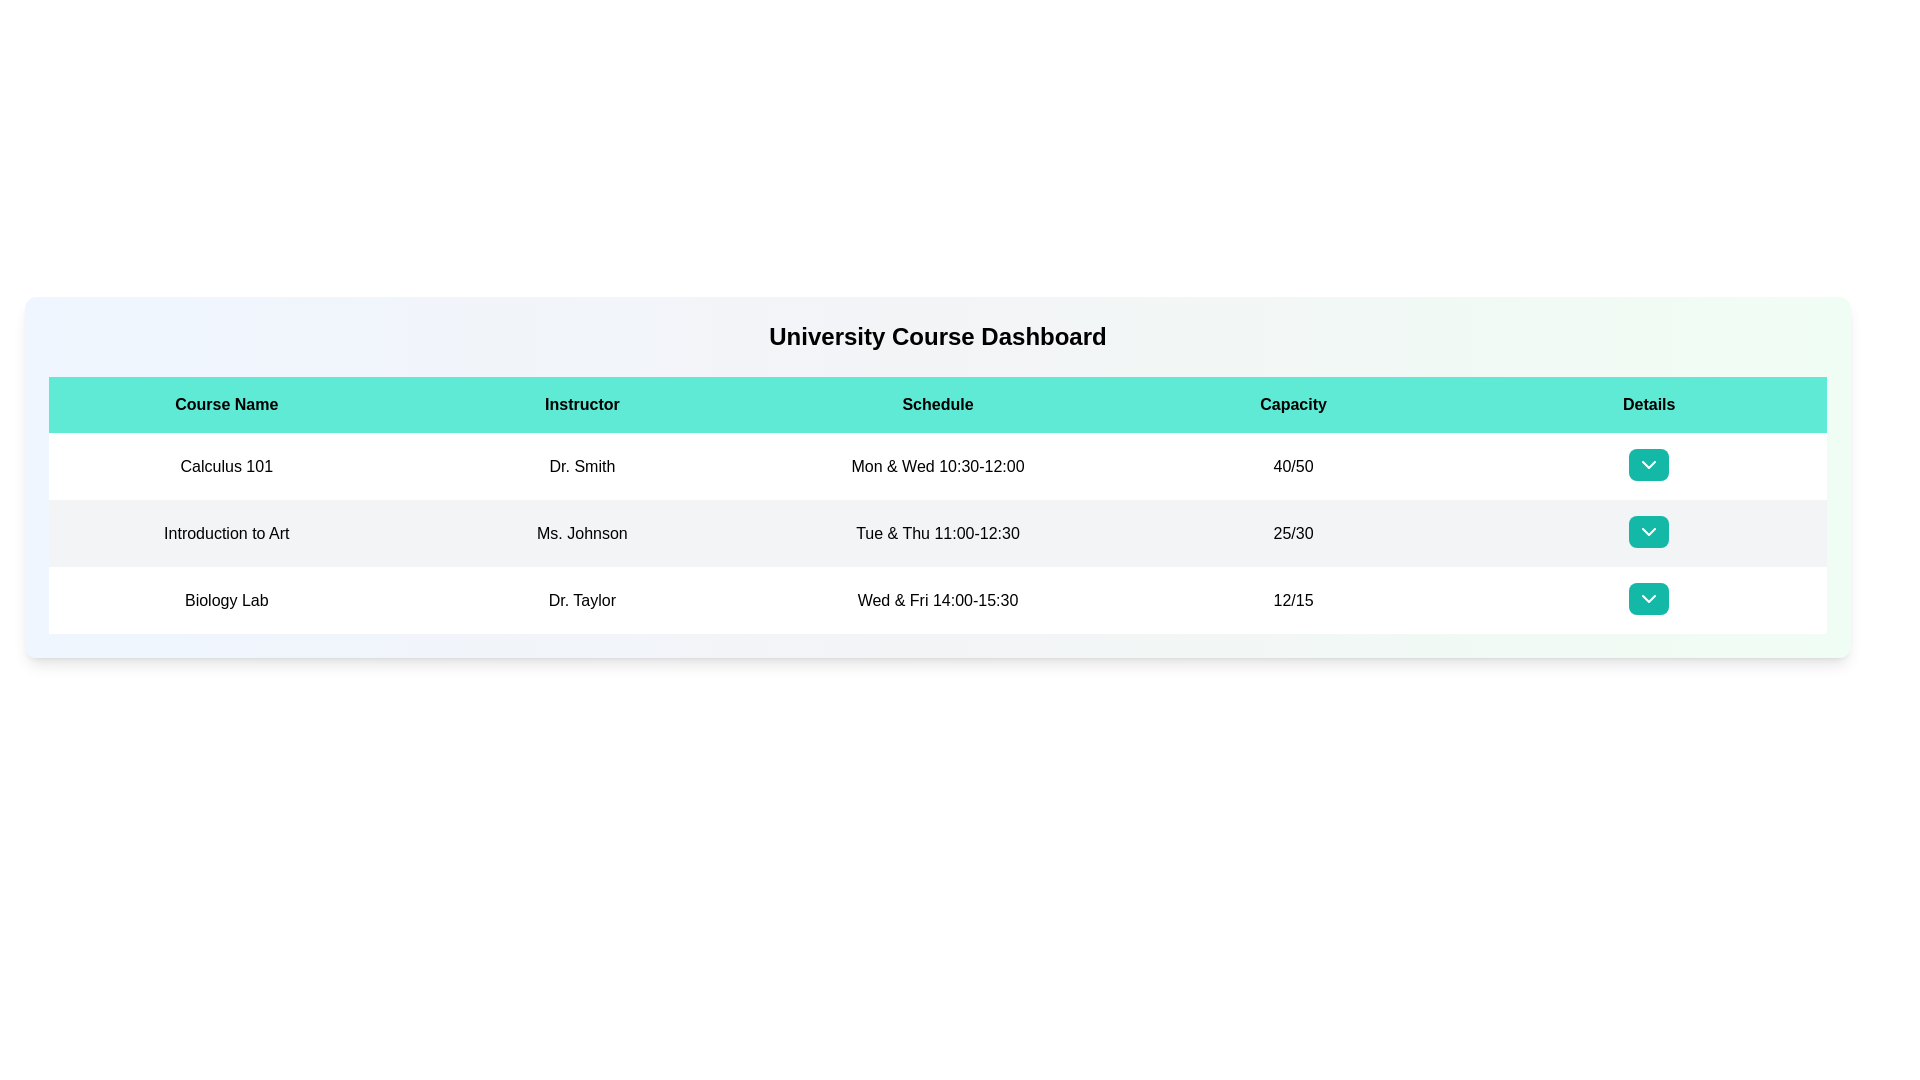  What do you see at coordinates (1649, 532) in the screenshot?
I see `the Dropdown toggle button with a teal background and a downward-pointing chevron icon, located in the 'Details' column of the 'Introduction to Art' row` at bounding box center [1649, 532].